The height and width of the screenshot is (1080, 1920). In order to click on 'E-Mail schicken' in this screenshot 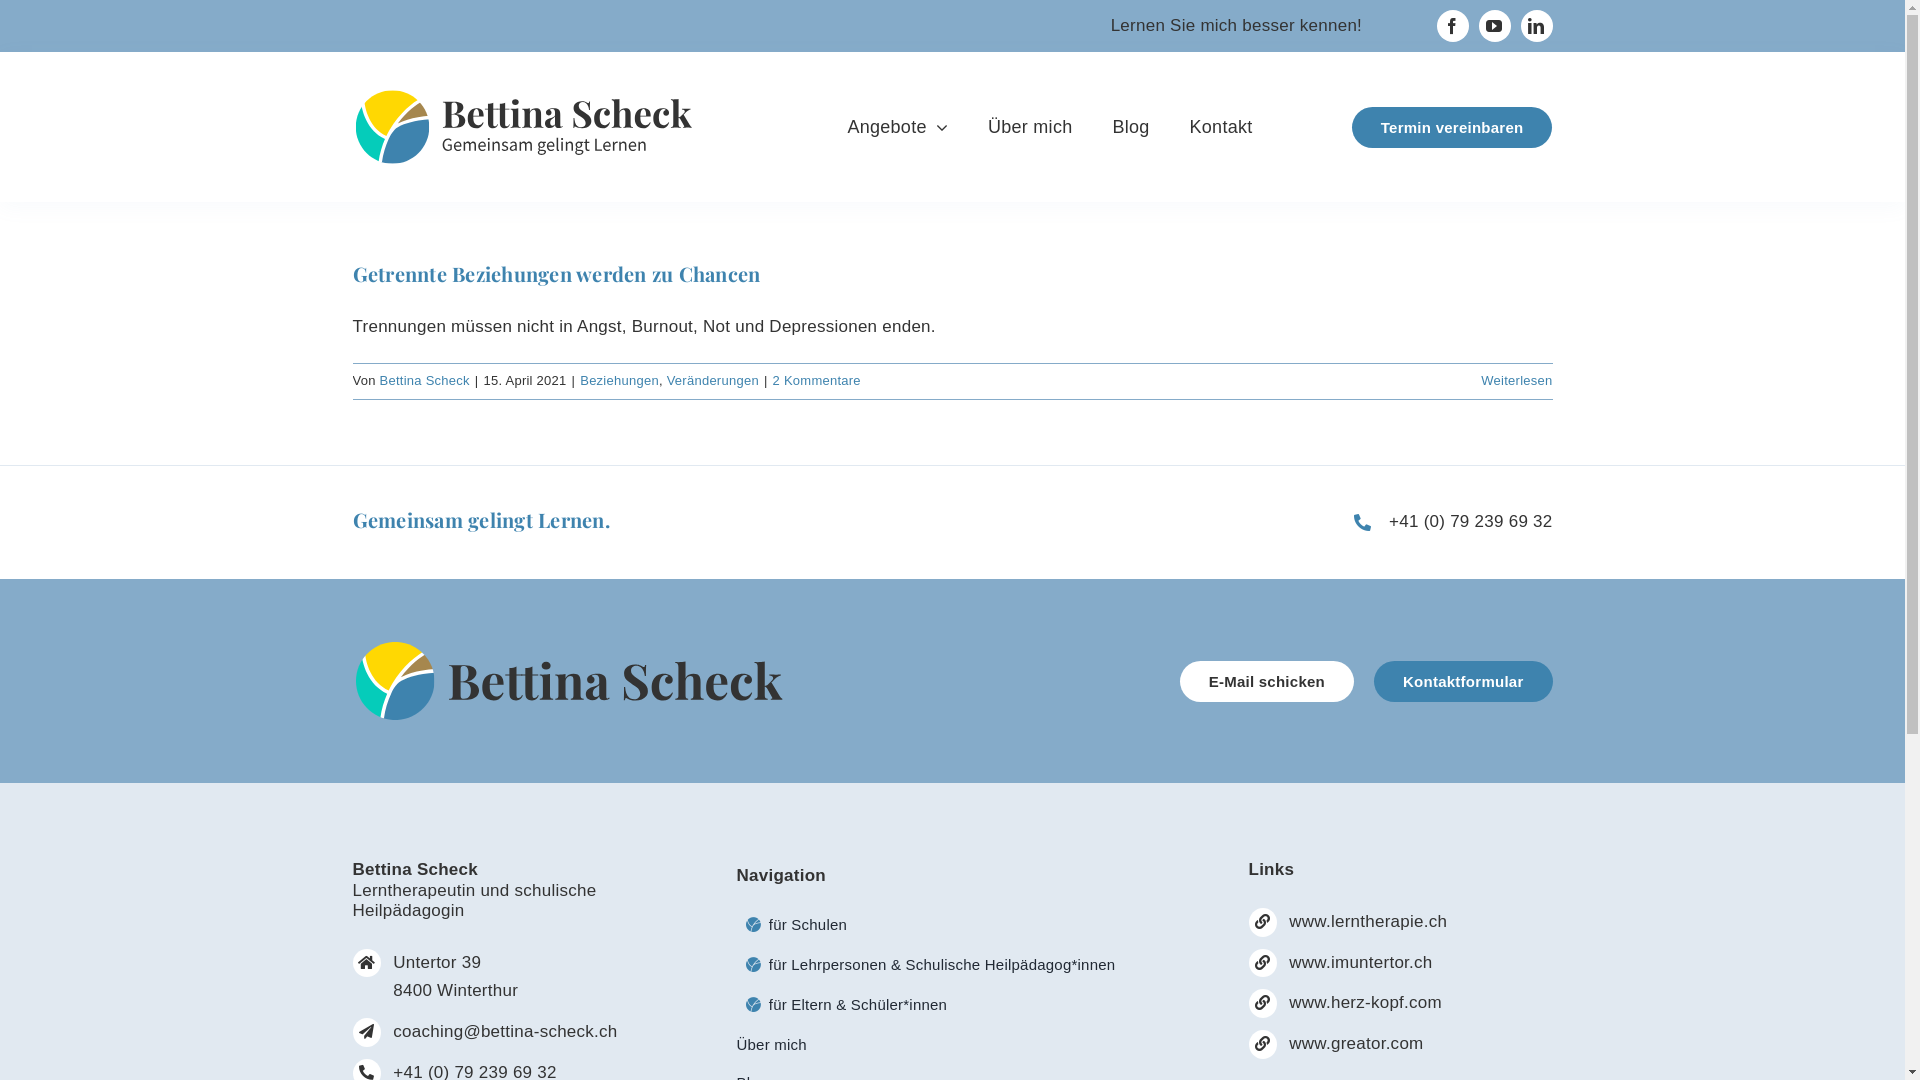, I will do `click(1180, 680)`.